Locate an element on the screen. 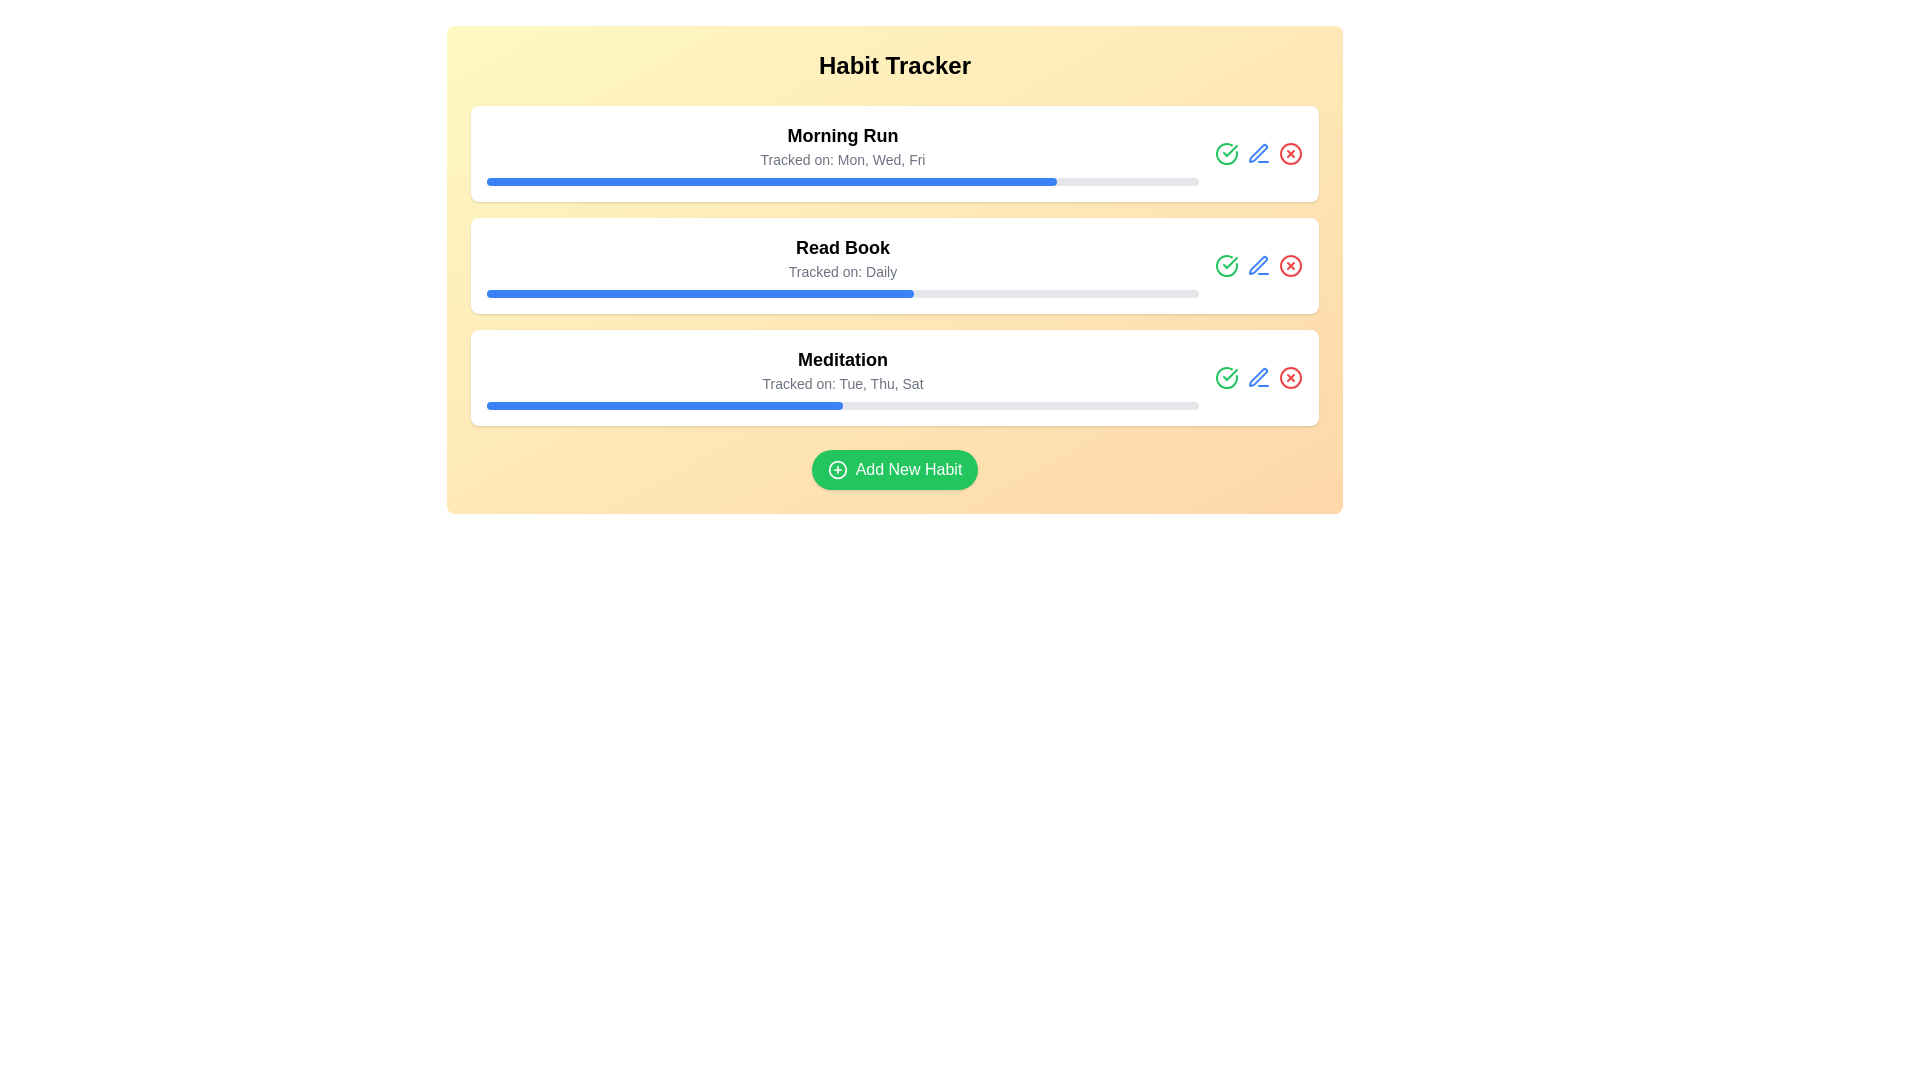 Image resolution: width=1920 pixels, height=1080 pixels. the edit icon button located in the middle of the three icons on the right side of the 'Meditation' habit card is located at coordinates (1257, 378).